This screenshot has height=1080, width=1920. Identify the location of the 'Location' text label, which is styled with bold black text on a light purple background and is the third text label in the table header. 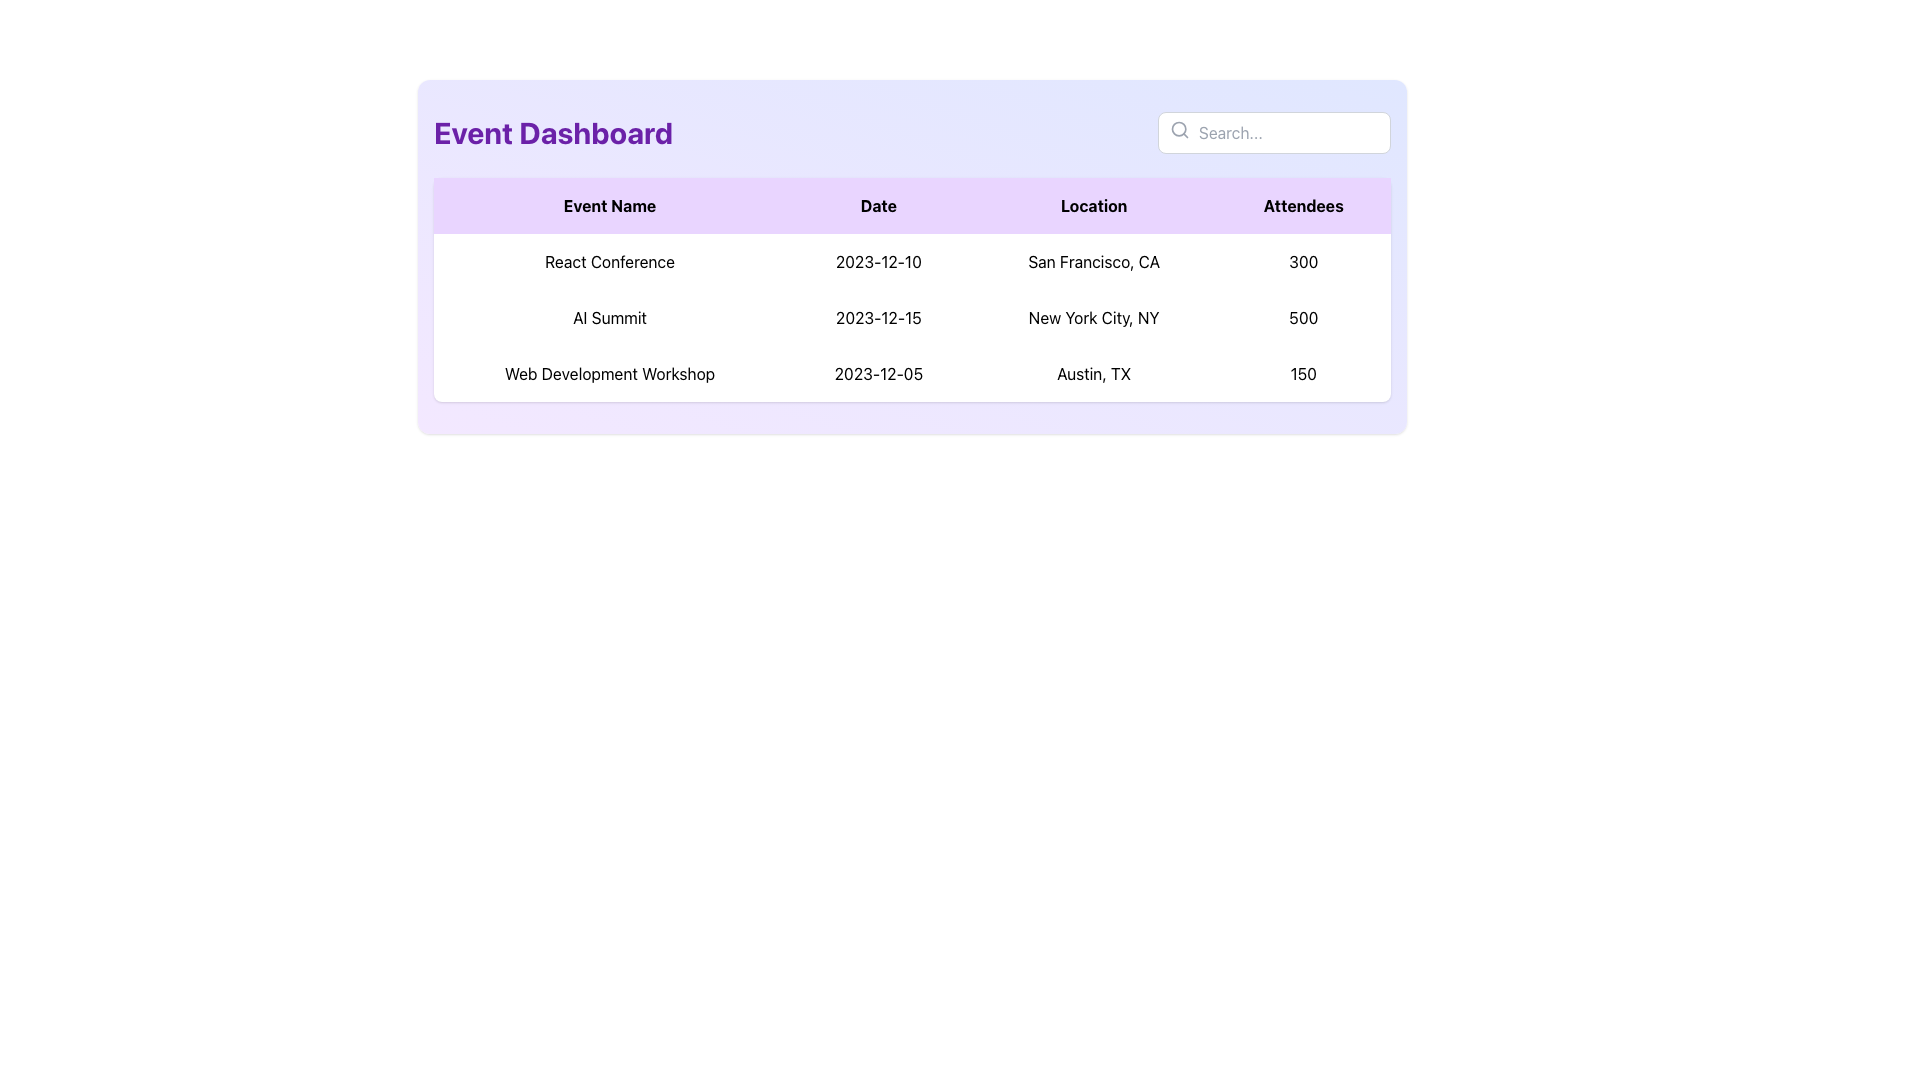
(1093, 205).